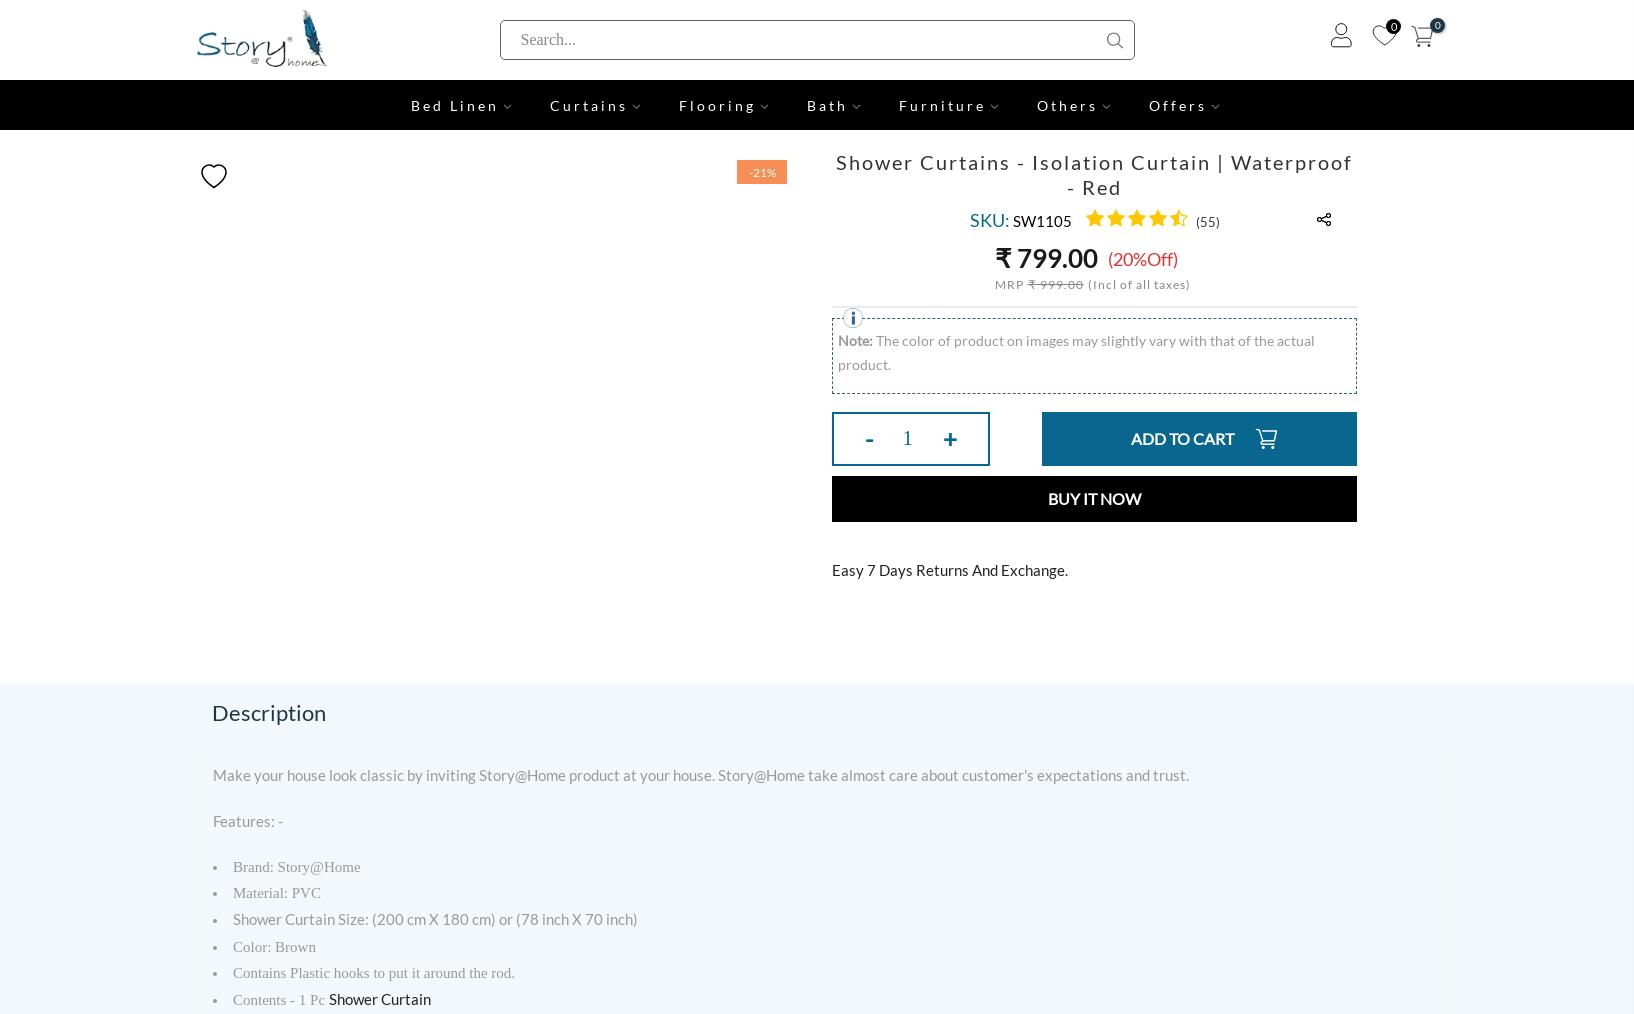 The image size is (1634, 1014). What do you see at coordinates (210, 710) in the screenshot?
I see `'Description'` at bounding box center [210, 710].